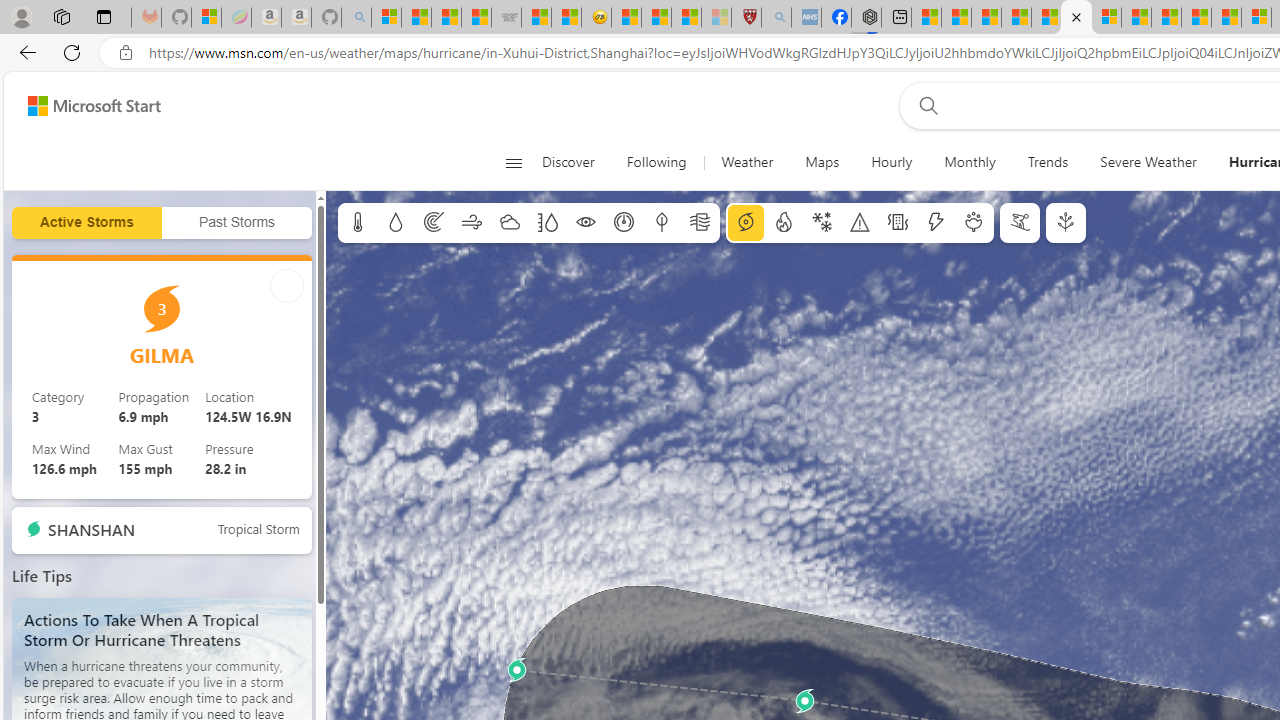 The height and width of the screenshot is (720, 1280). I want to click on 'Lightning', so click(934, 223).